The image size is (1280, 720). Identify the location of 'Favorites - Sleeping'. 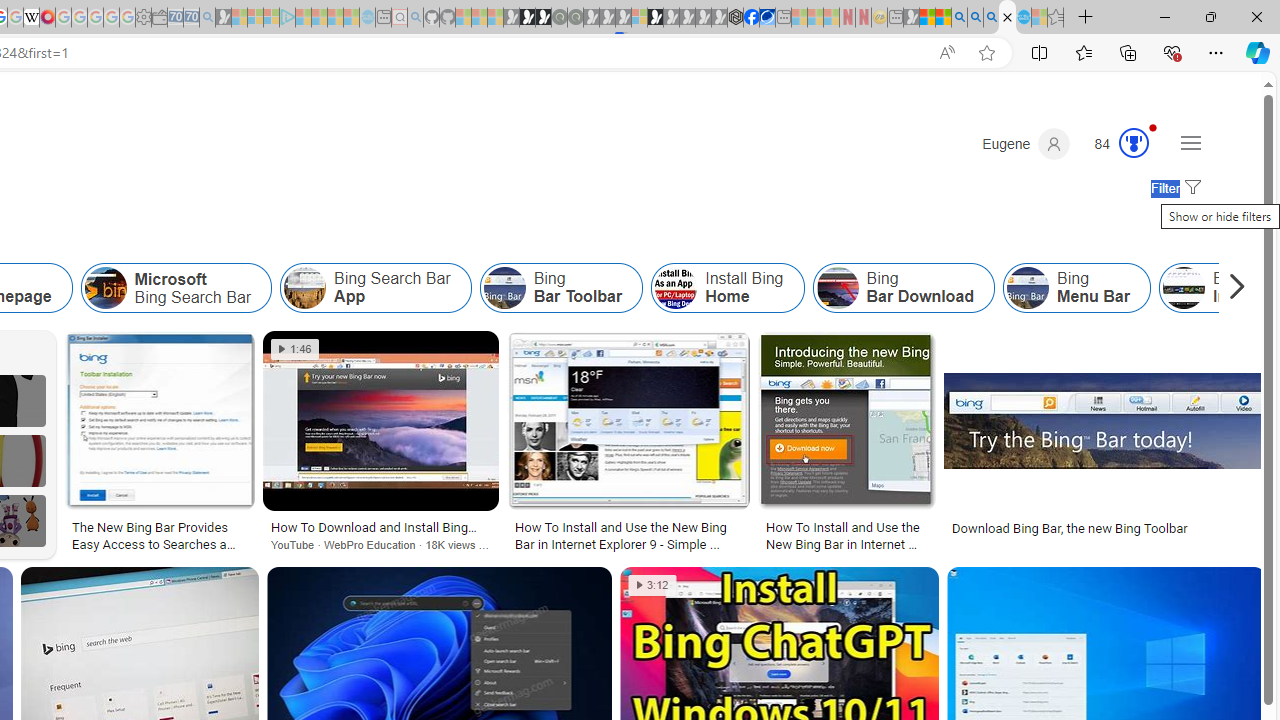
(1055, 17).